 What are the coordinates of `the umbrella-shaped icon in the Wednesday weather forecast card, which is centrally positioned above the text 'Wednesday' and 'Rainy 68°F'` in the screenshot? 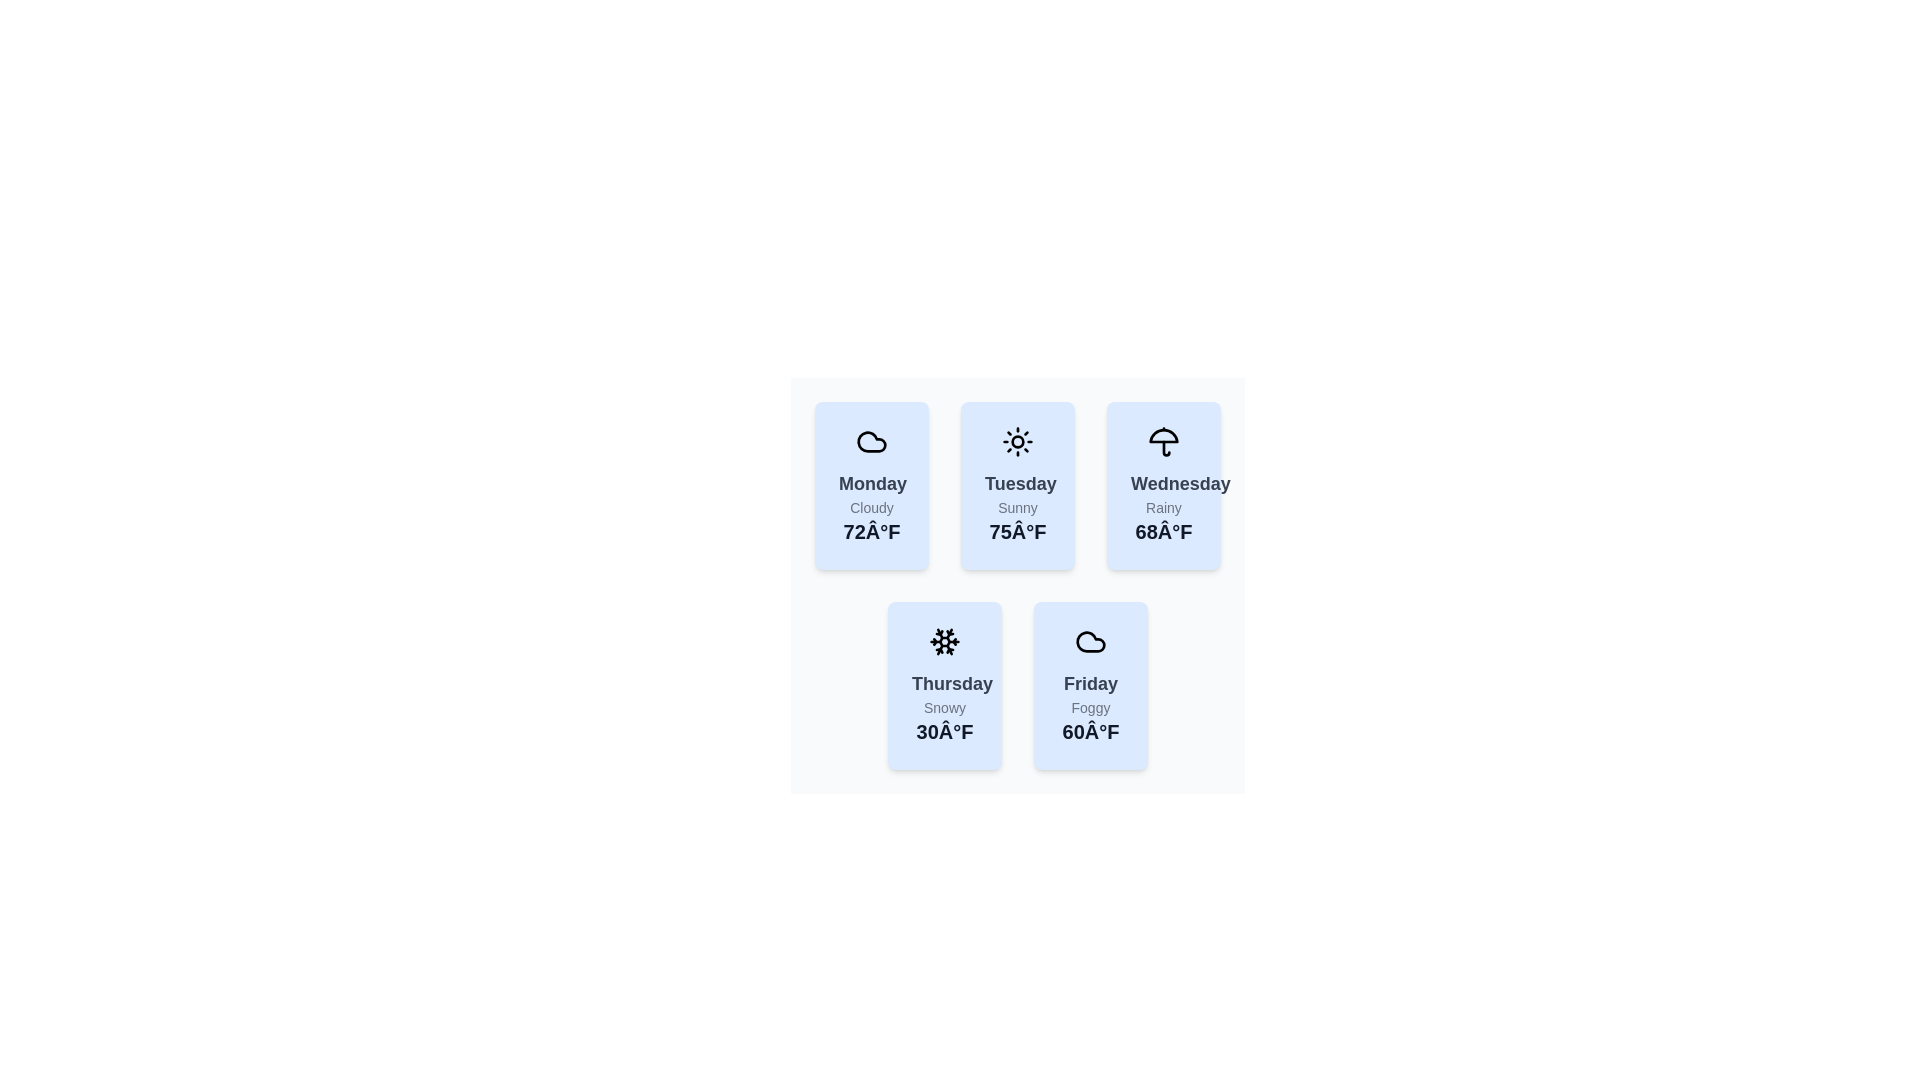 It's located at (1163, 441).